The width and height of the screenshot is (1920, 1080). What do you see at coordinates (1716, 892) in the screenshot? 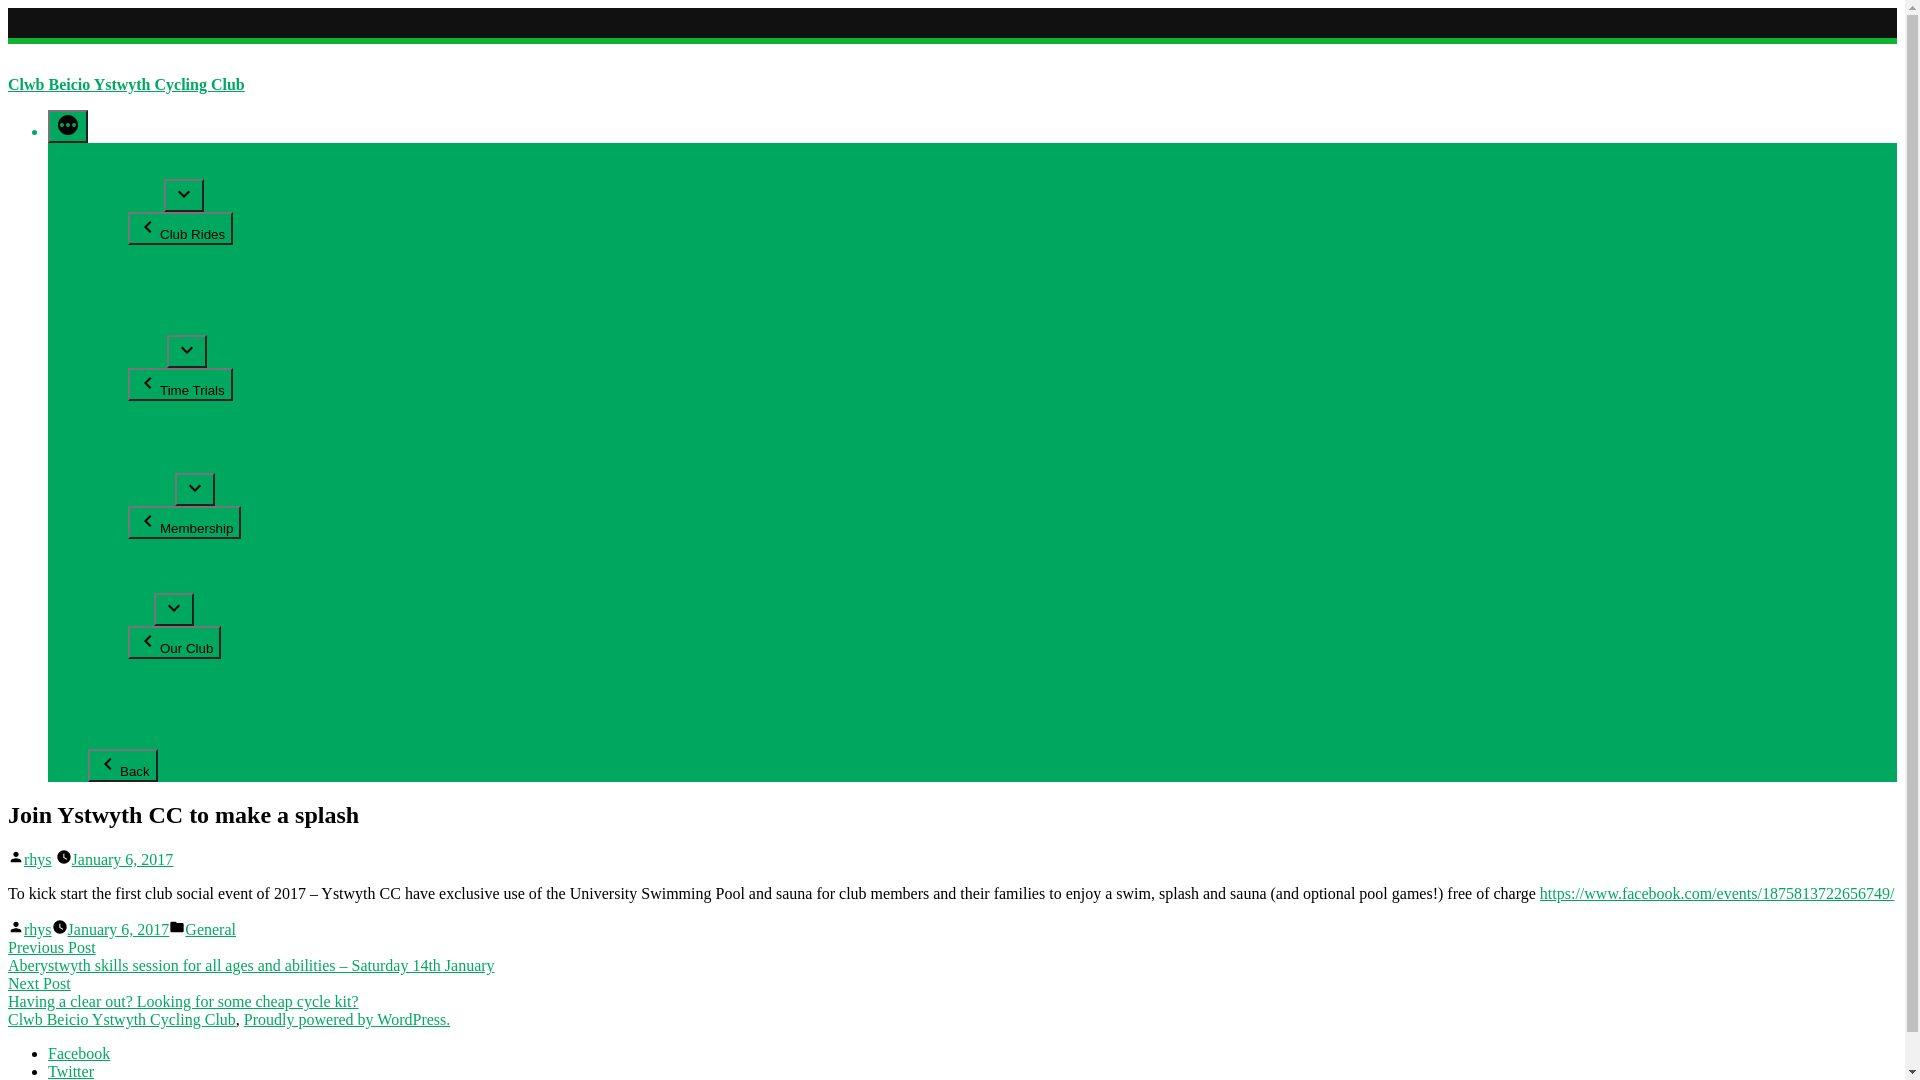
I see `'https://www.facebook.com/events/1875813722656749/'` at bounding box center [1716, 892].